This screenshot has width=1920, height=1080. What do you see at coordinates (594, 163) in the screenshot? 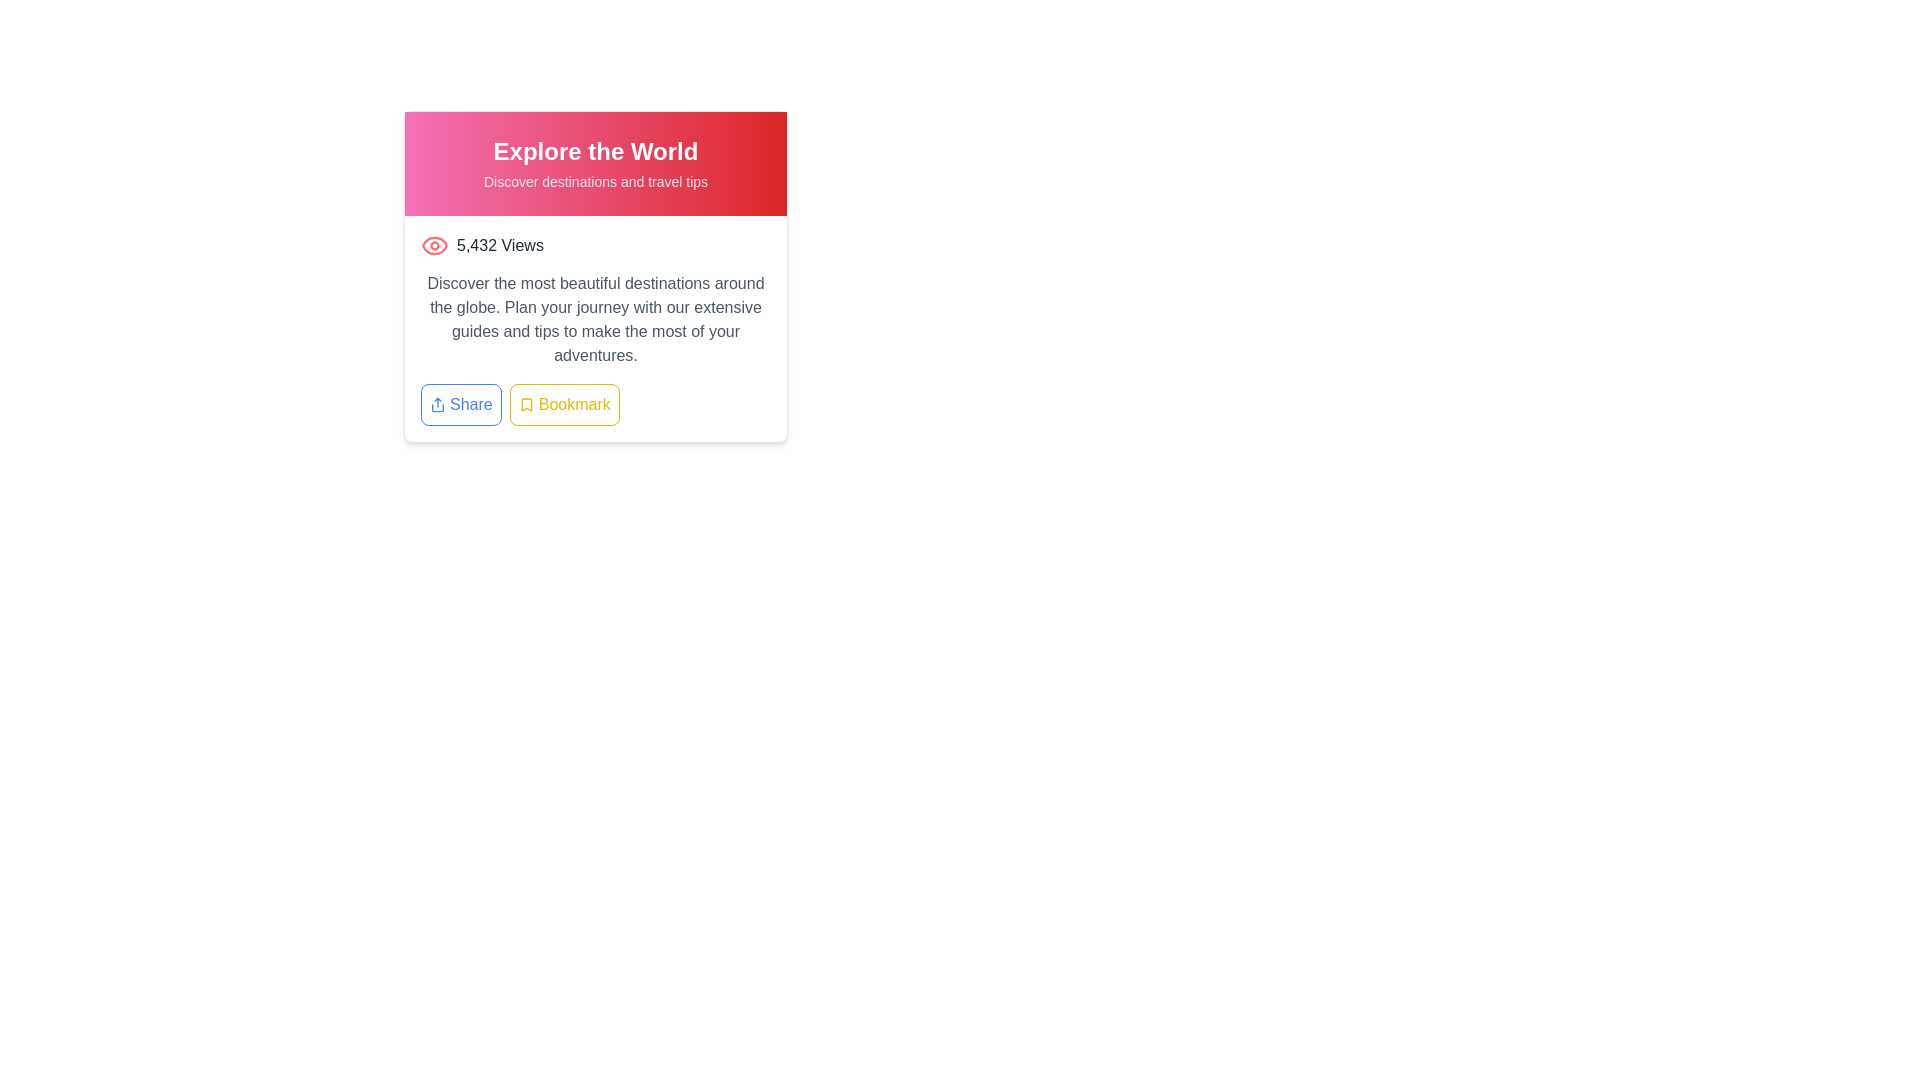
I see `the static decorative banner with text located at the top of the card structure, which serves to introduce the topic or theme of the content below` at bounding box center [594, 163].